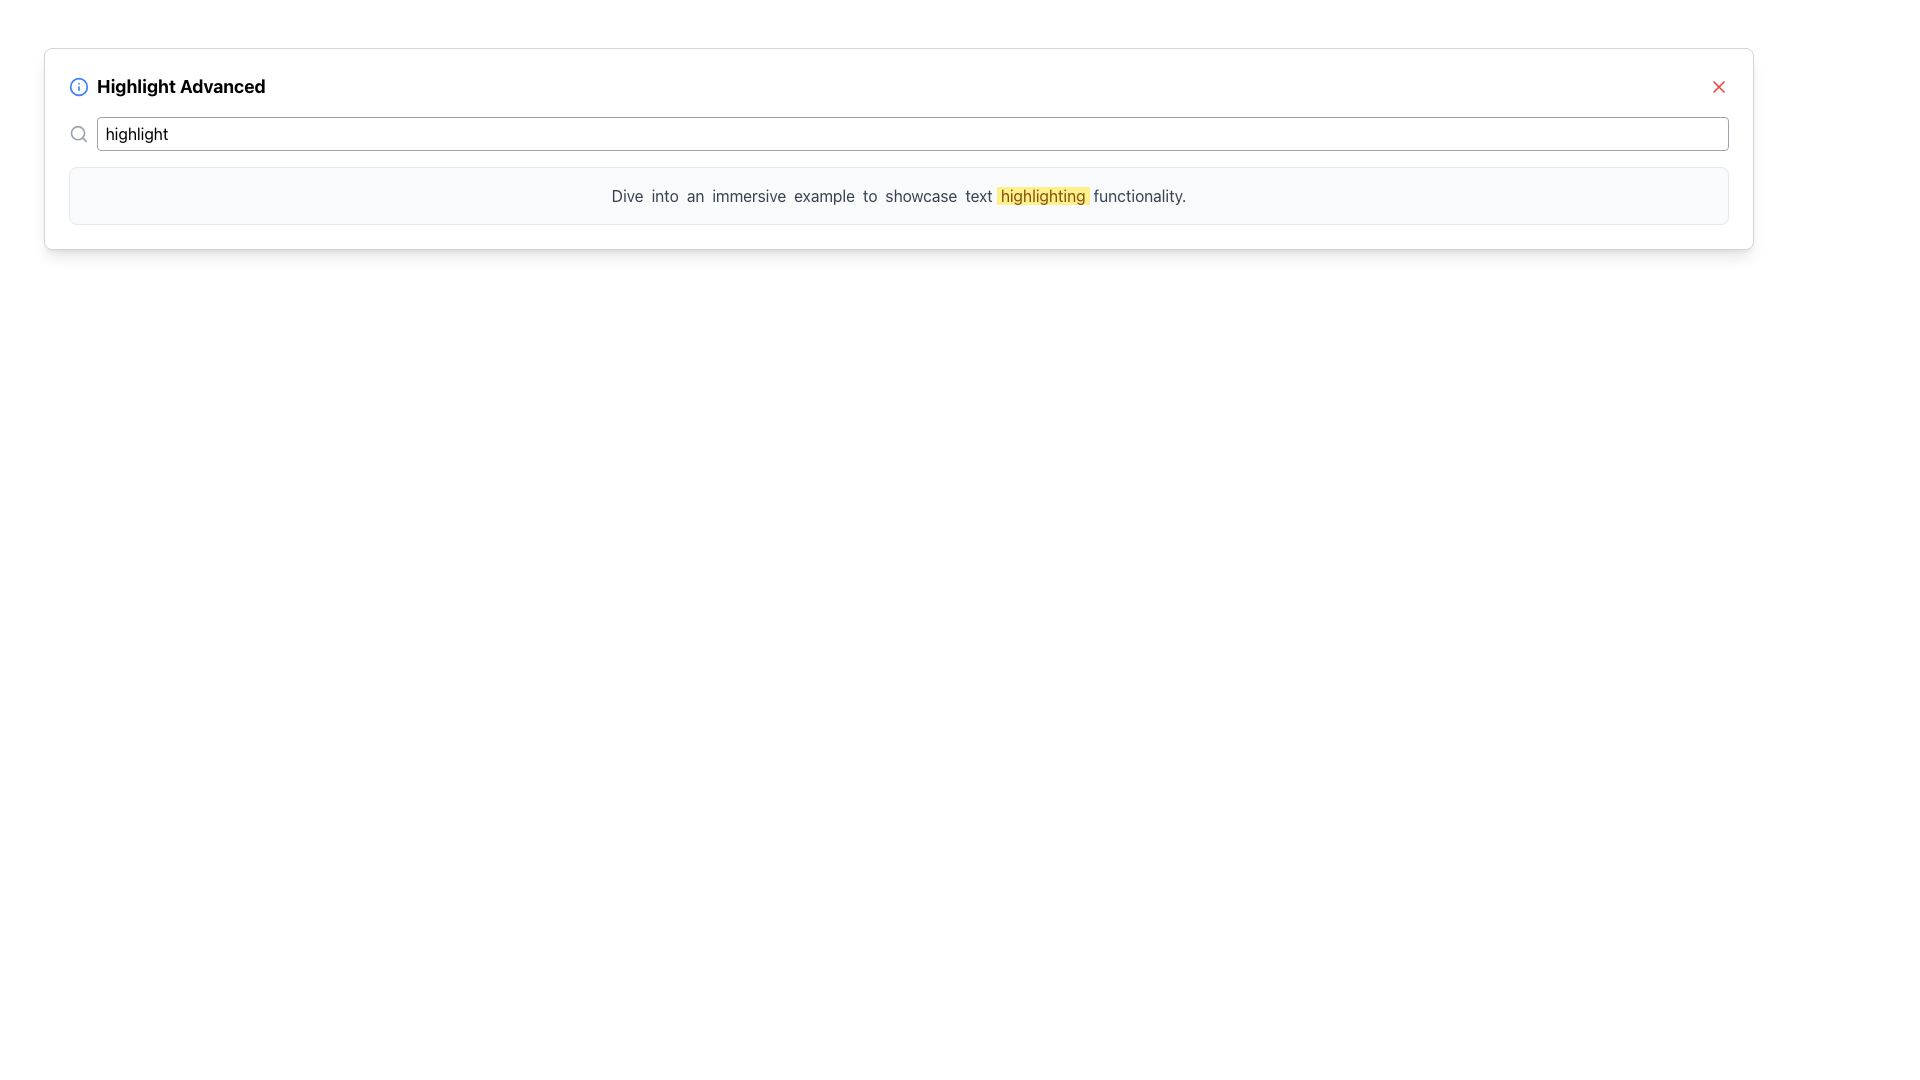 The height and width of the screenshot is (1080, 1920). What do you see at coordinates (167, 86) in the screenshot?
I see `the 'Highlight Advanced' text label, which is styled with a bold and large font and located at the top-left section of the interface` at bounding box center [167, 86].